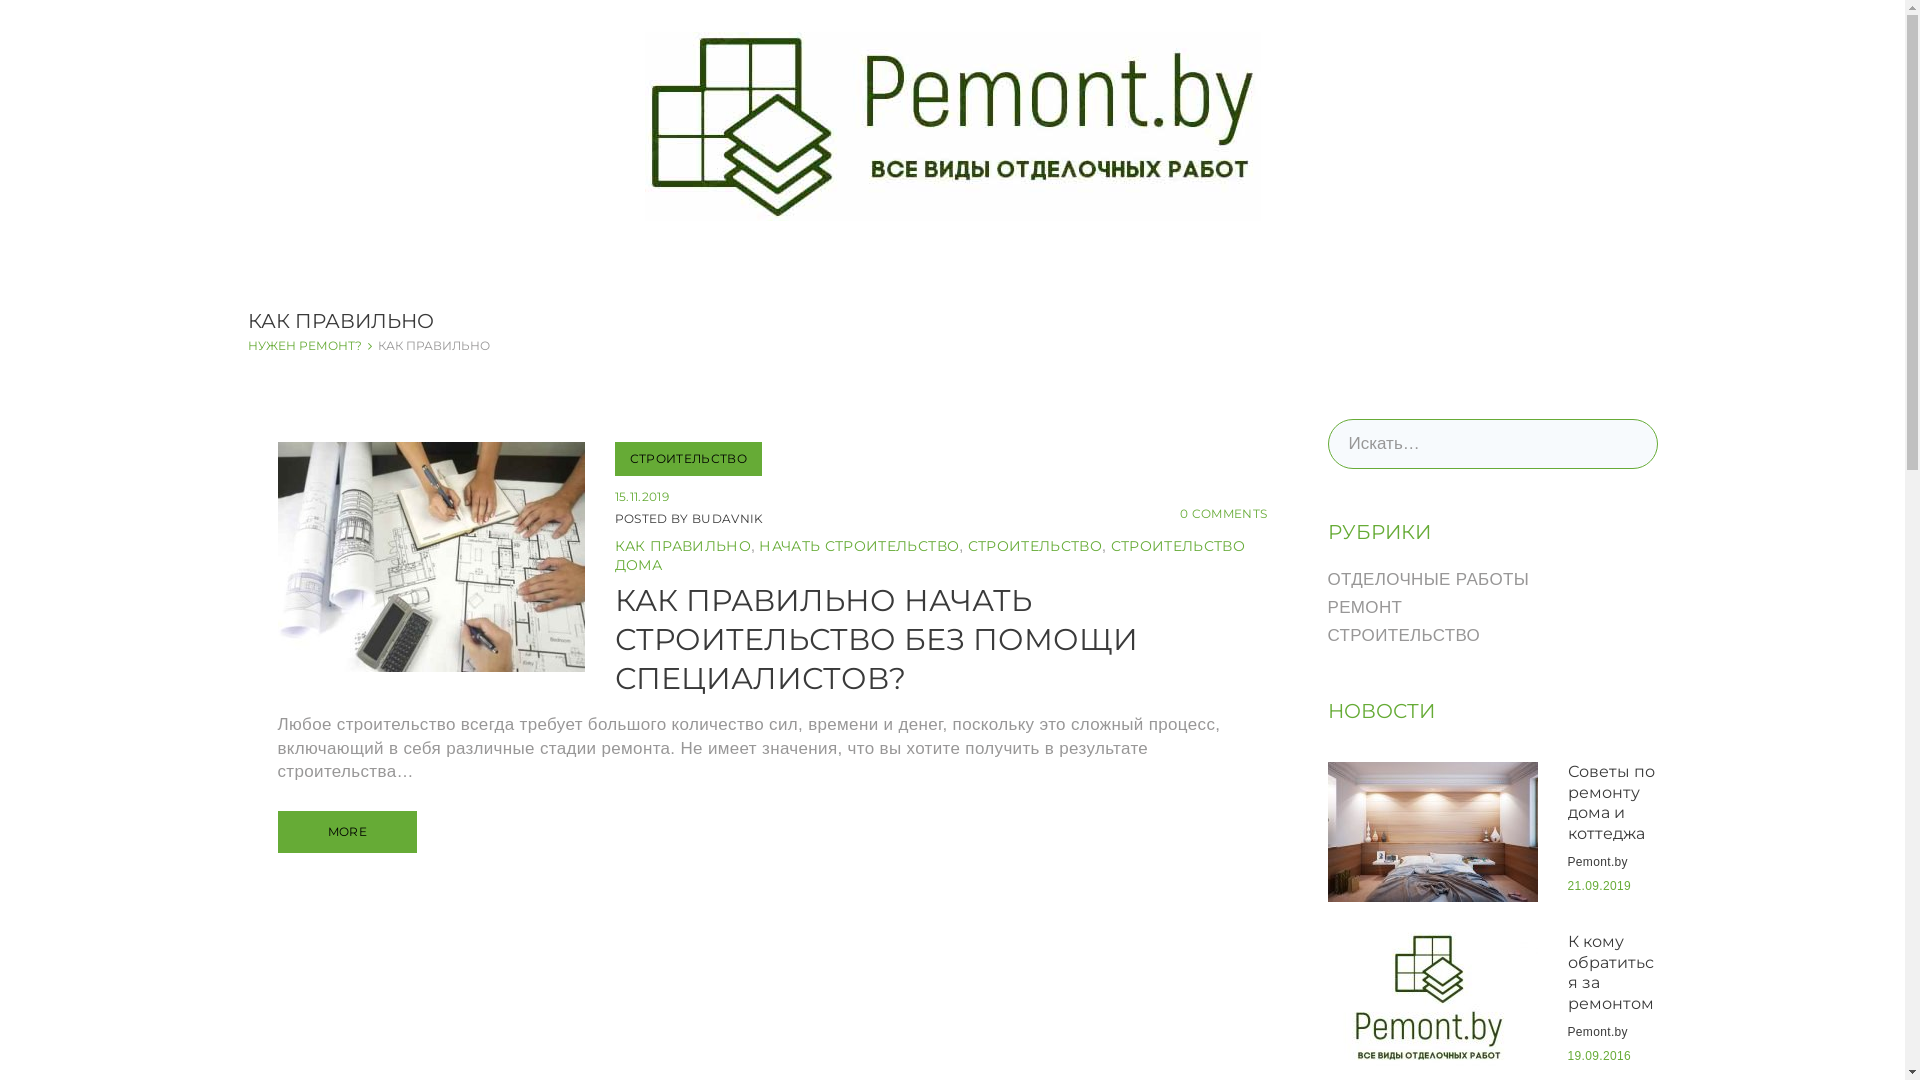 The width and height of the screenshot is (1920, 1080). I want to click on 'MORE', so click(347, 832).